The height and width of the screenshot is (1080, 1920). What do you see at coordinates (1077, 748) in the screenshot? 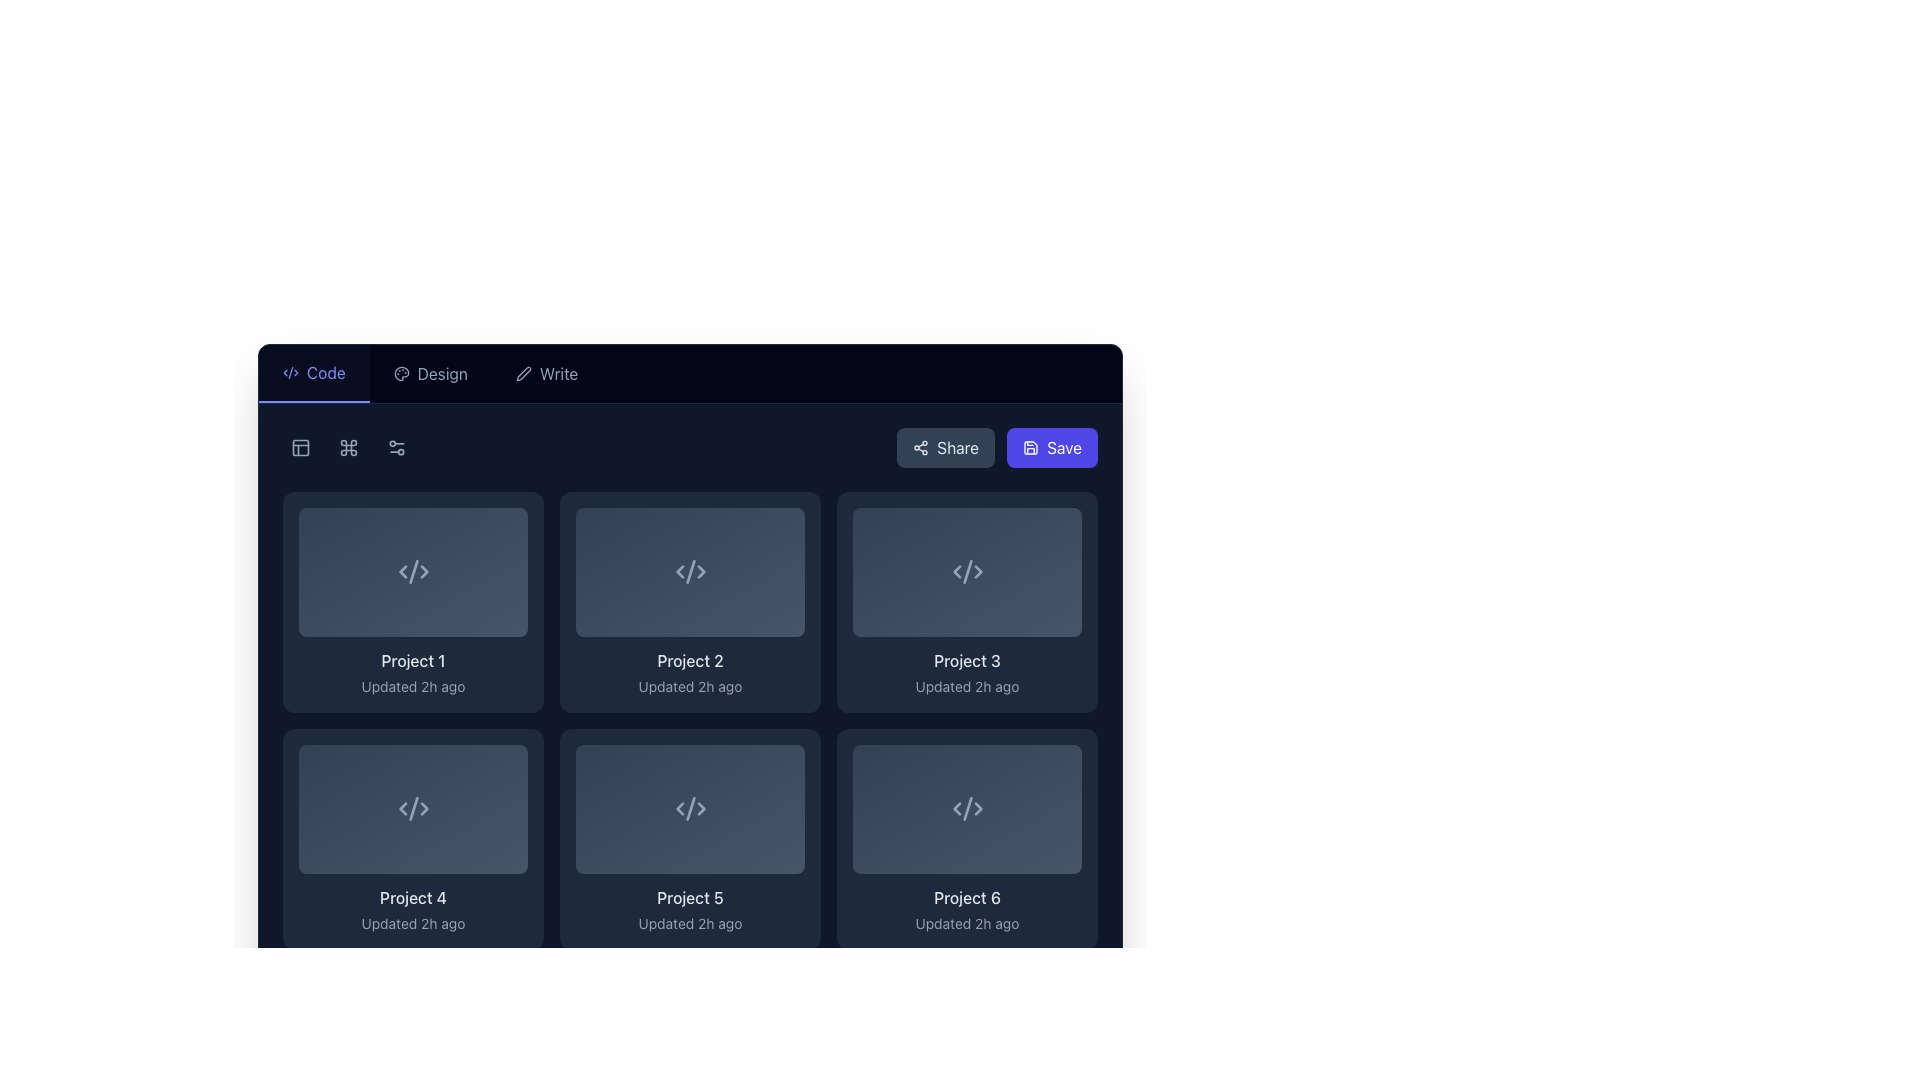
I see `the layers icon located in the top-right corner of the sixth project card, which indicates navigation or access to additional options related to the project's layers` at bounding box center [1077, 748].